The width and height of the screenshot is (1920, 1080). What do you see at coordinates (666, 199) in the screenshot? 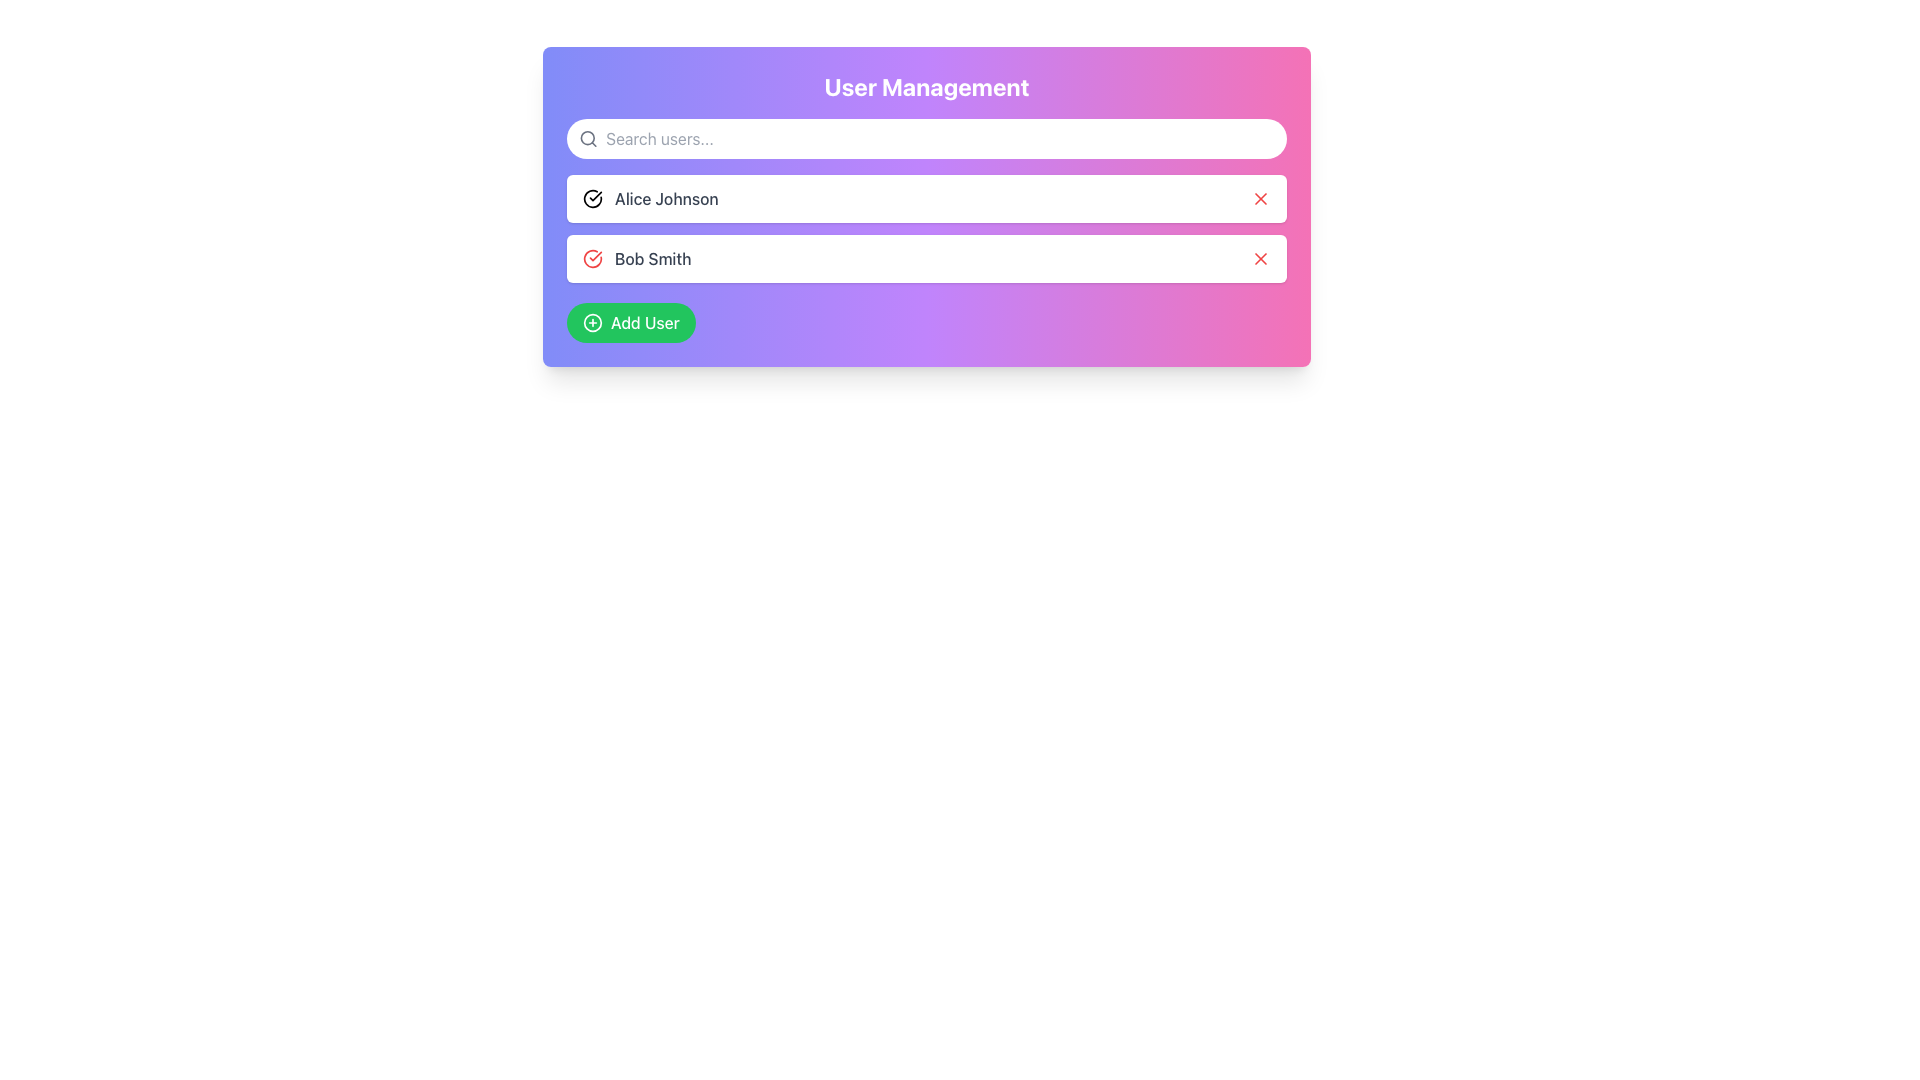
I see `the user's name label in the user listing interface, which is the rightmost element in the group, associated with the first user entry` at bounding box center [666, 199].